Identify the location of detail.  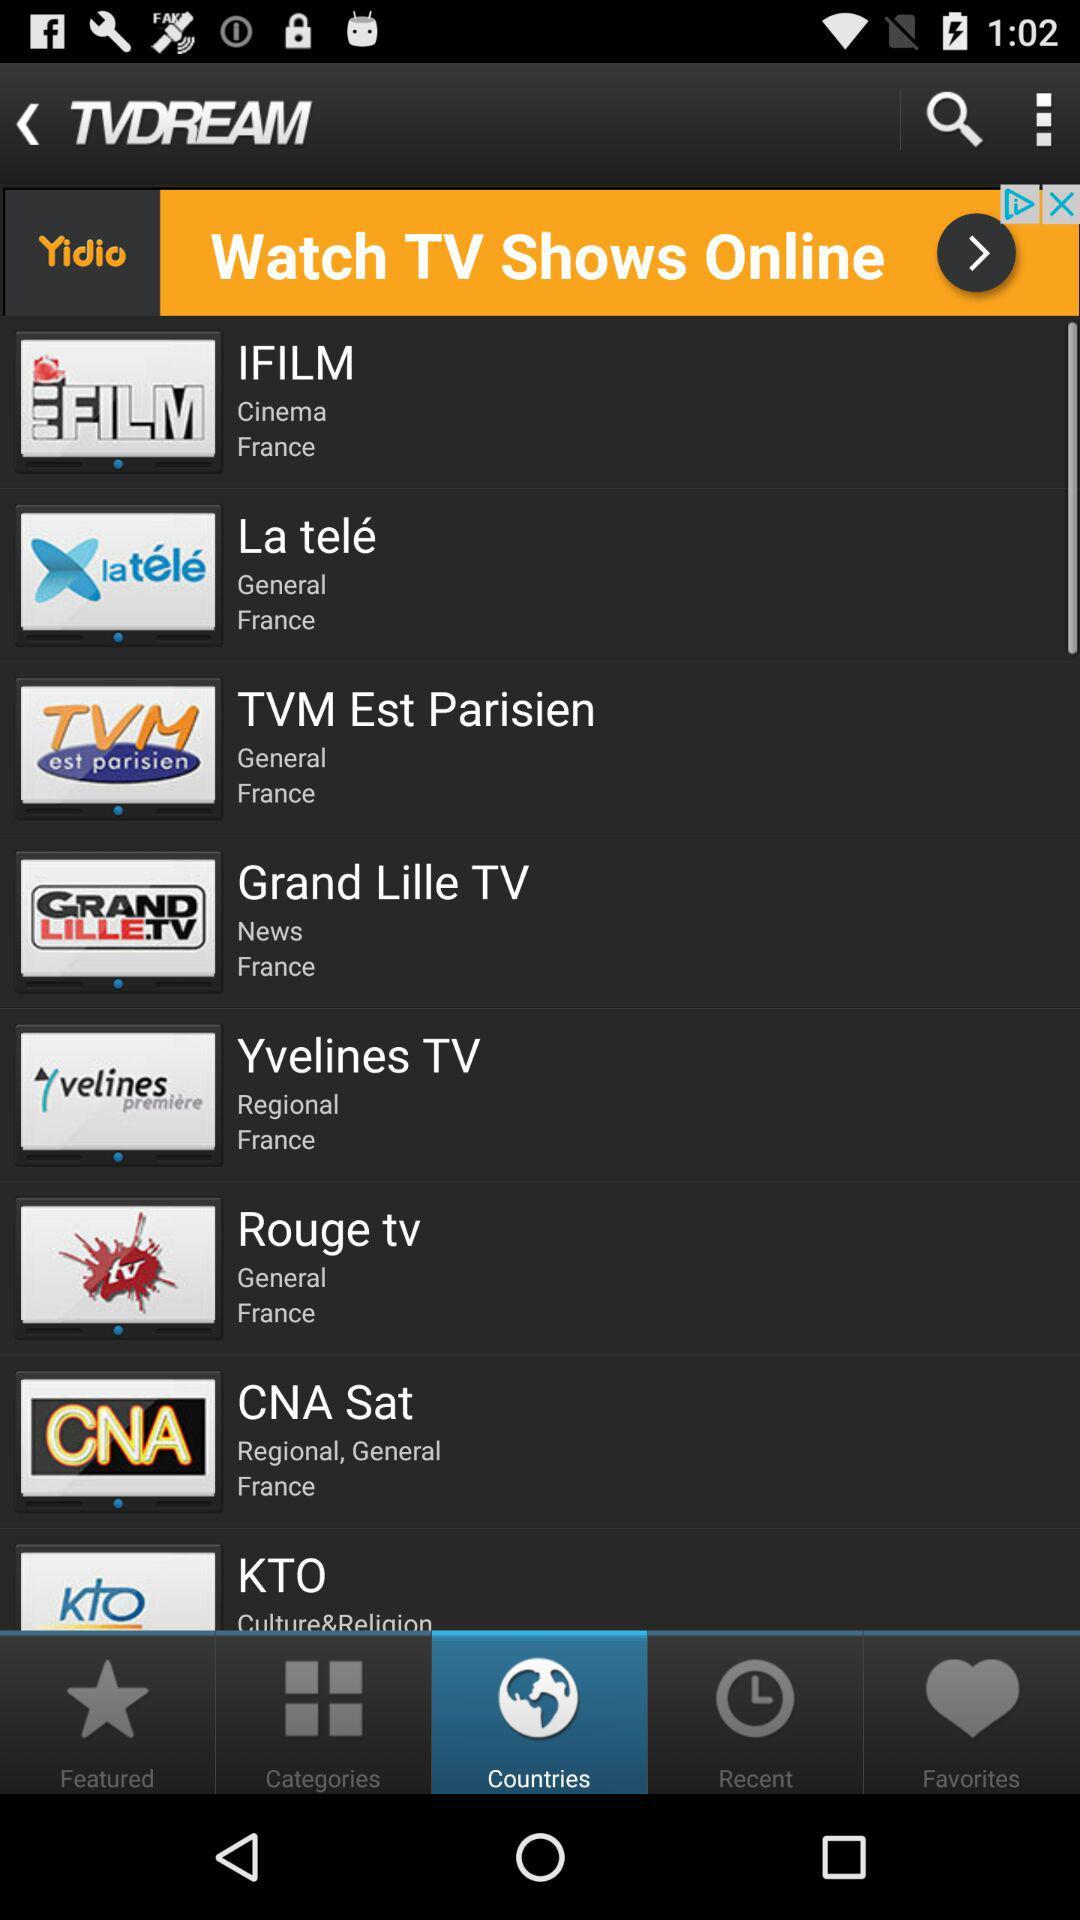
(1042, 118).